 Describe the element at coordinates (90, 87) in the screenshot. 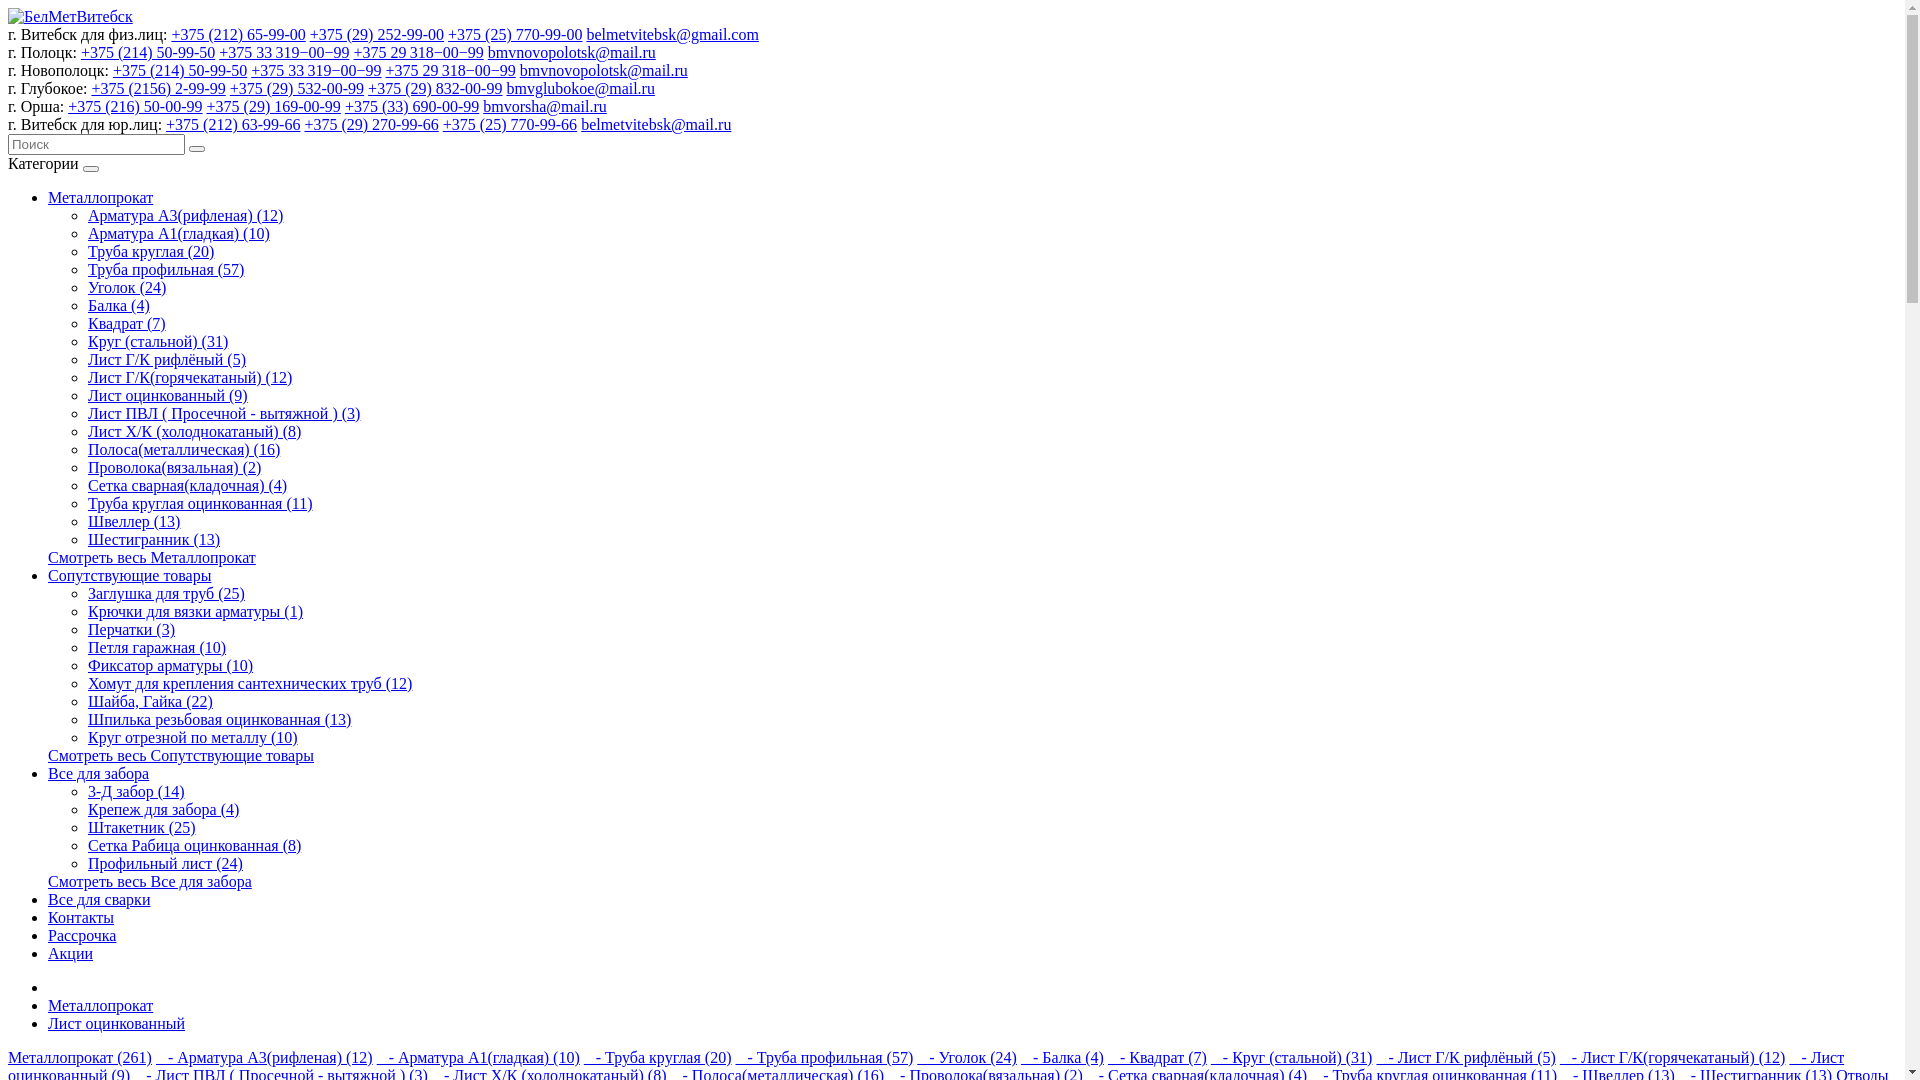

I see `'+375 (2156) 2-99-99'` at that location.